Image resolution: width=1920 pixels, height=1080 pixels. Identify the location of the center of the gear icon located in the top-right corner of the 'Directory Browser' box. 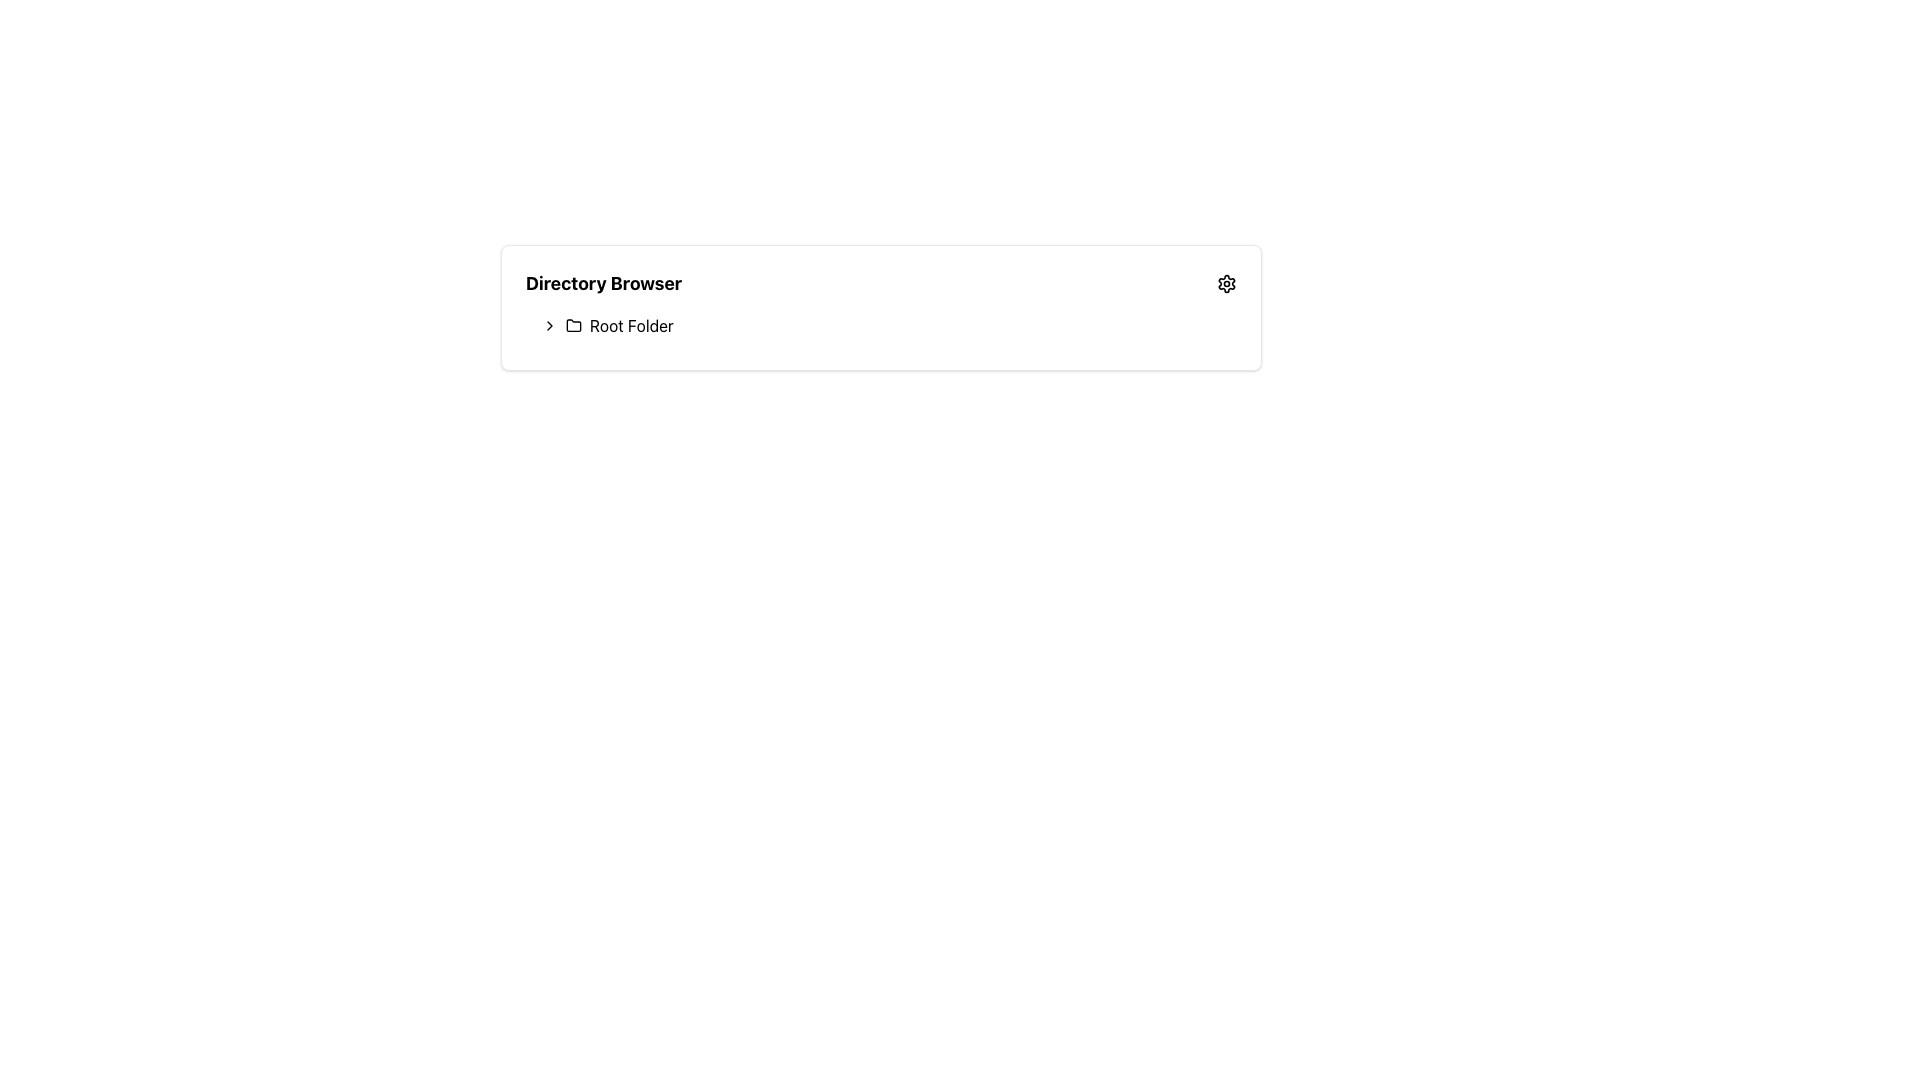
(1226, 284).